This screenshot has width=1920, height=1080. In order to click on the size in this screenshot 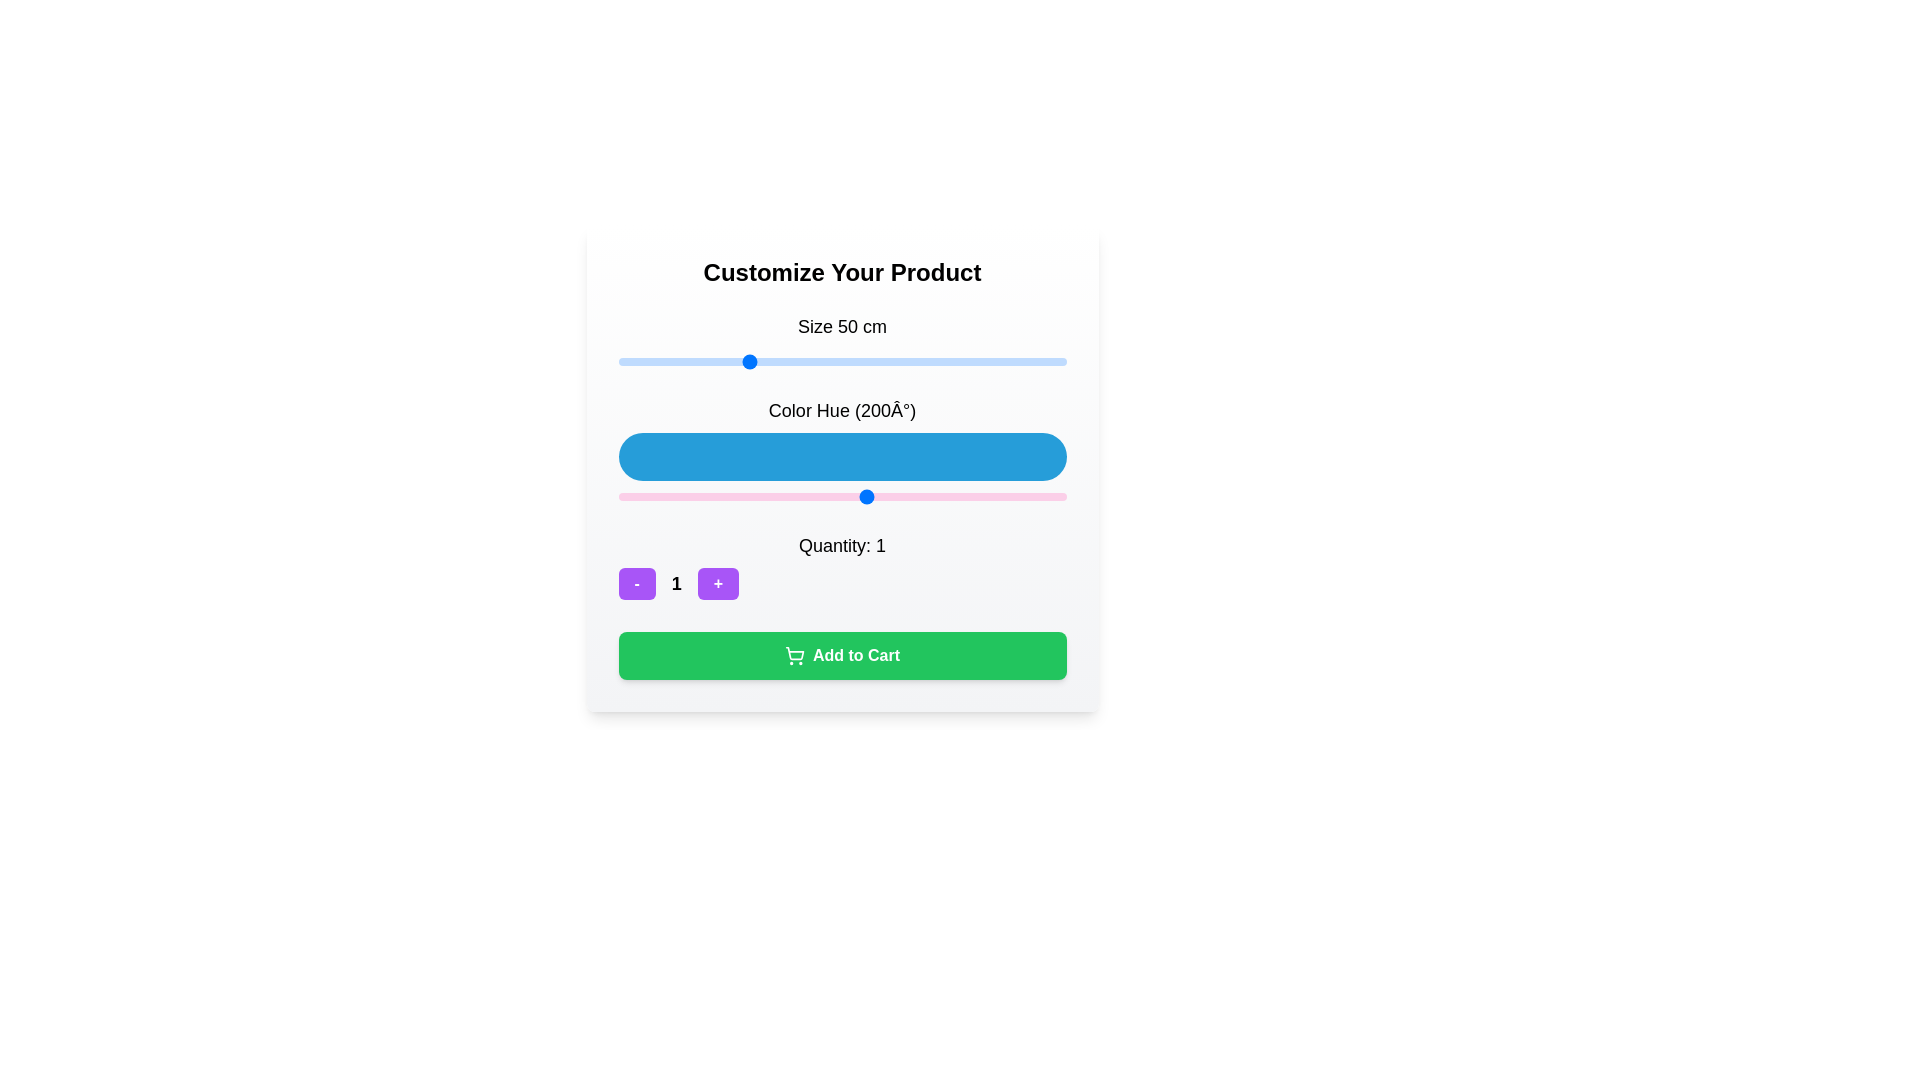, I will do `click(796, 362)`.